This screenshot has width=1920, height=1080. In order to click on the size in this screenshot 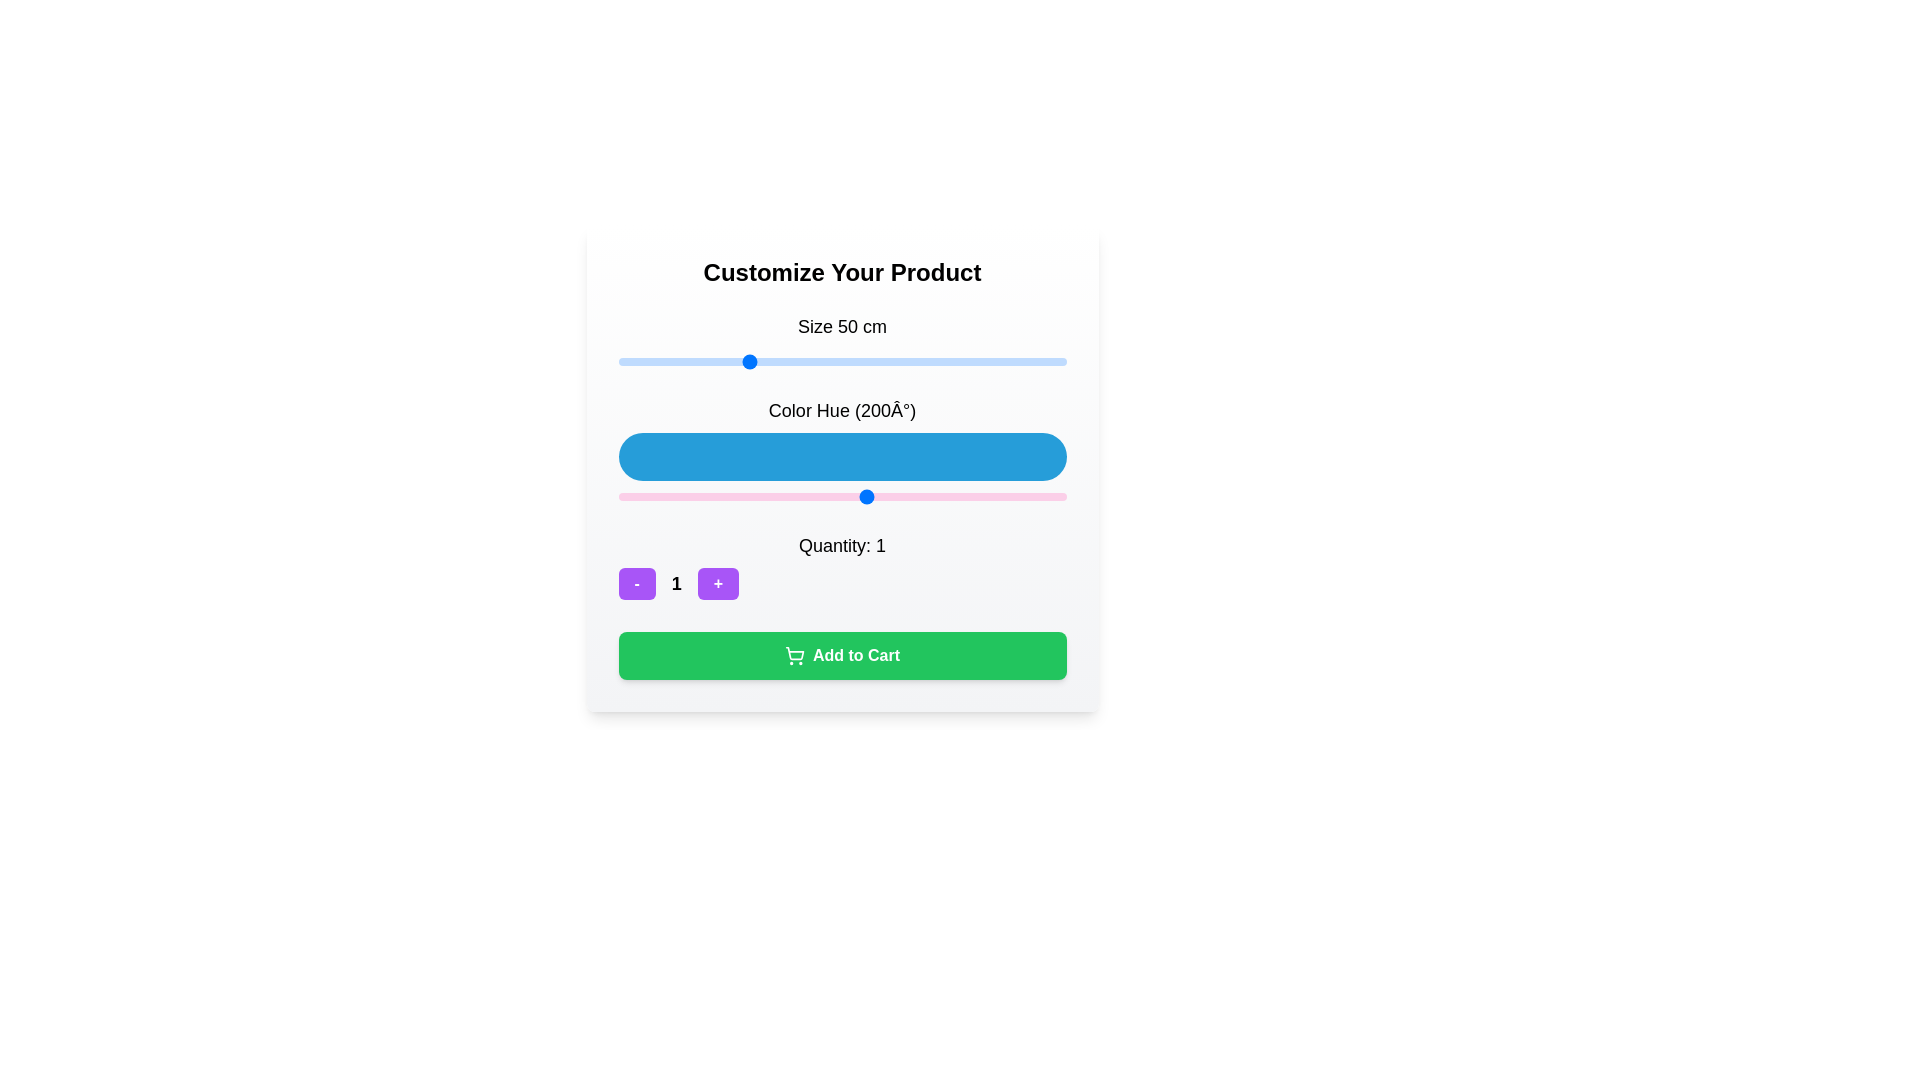, I will do `click(796, 362)`.